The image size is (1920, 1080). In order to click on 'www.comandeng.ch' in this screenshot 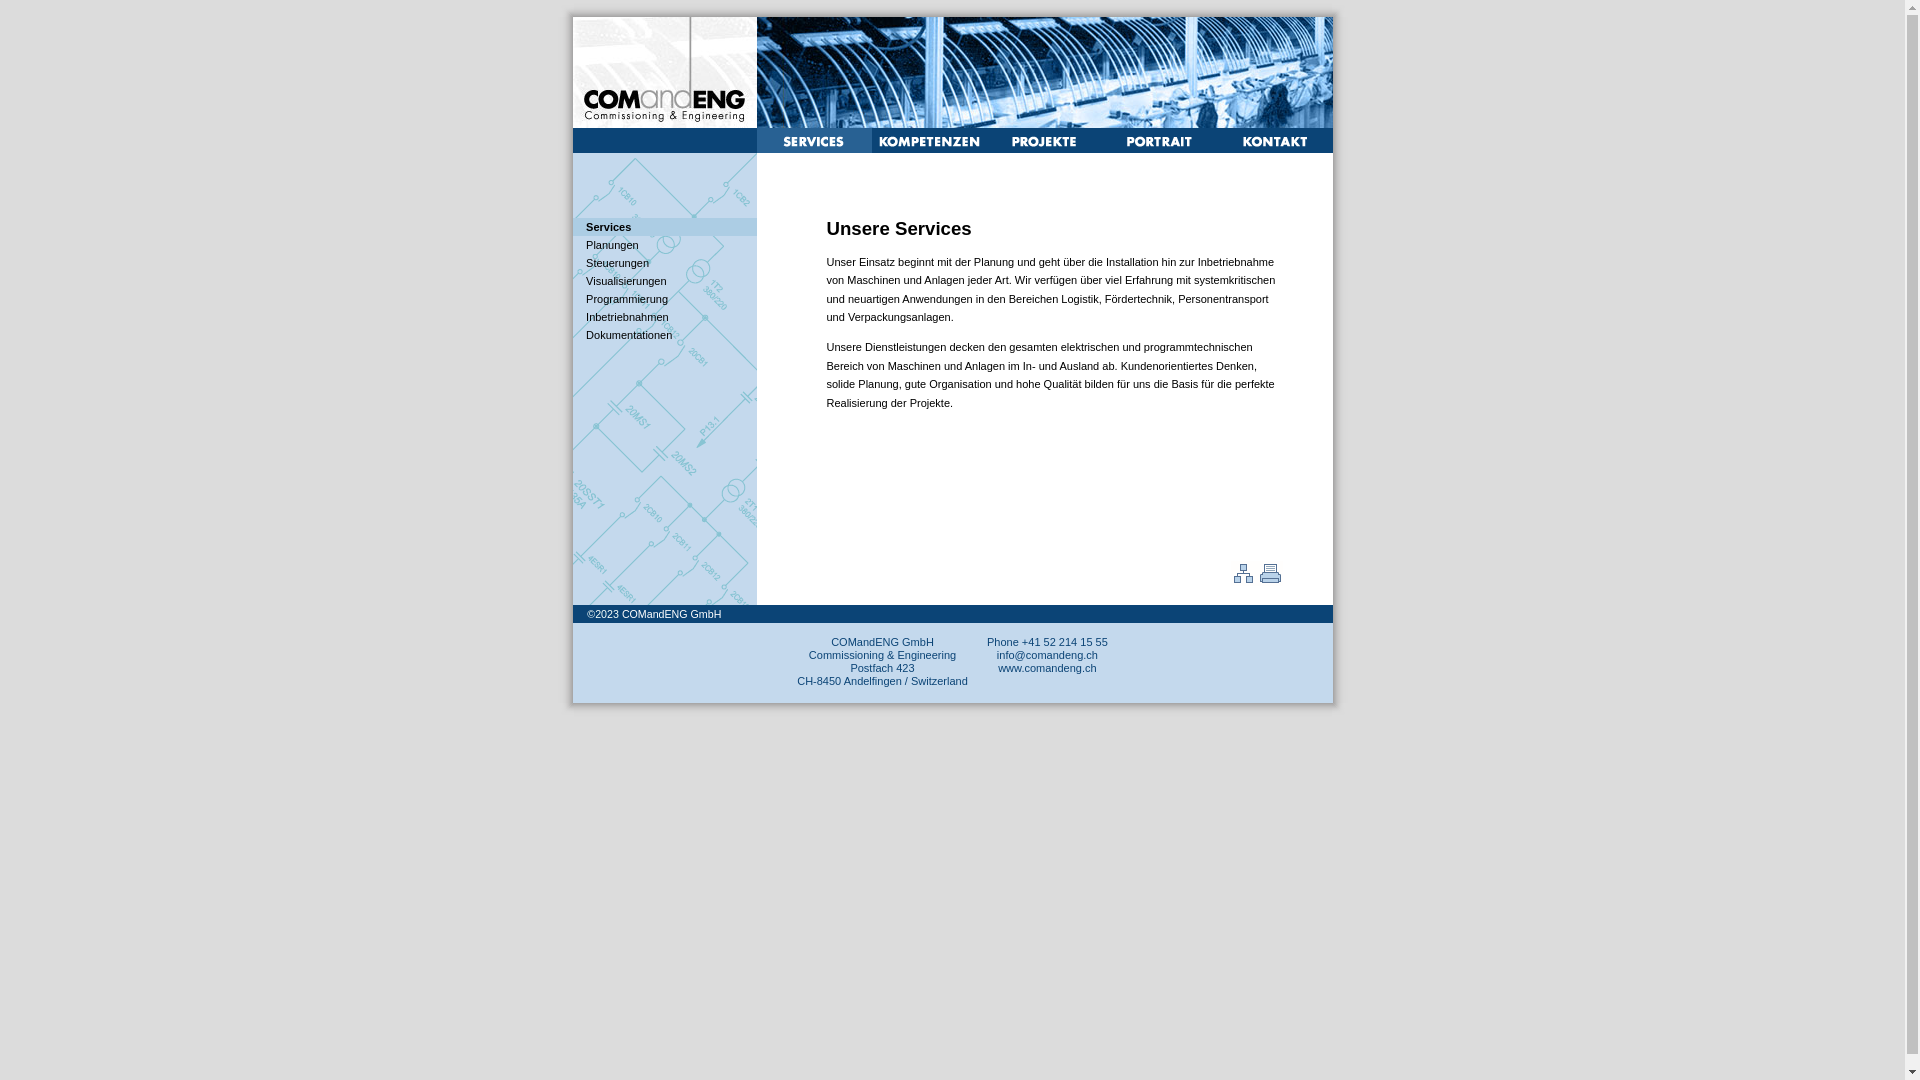, I will do `click(1045, 667)`.